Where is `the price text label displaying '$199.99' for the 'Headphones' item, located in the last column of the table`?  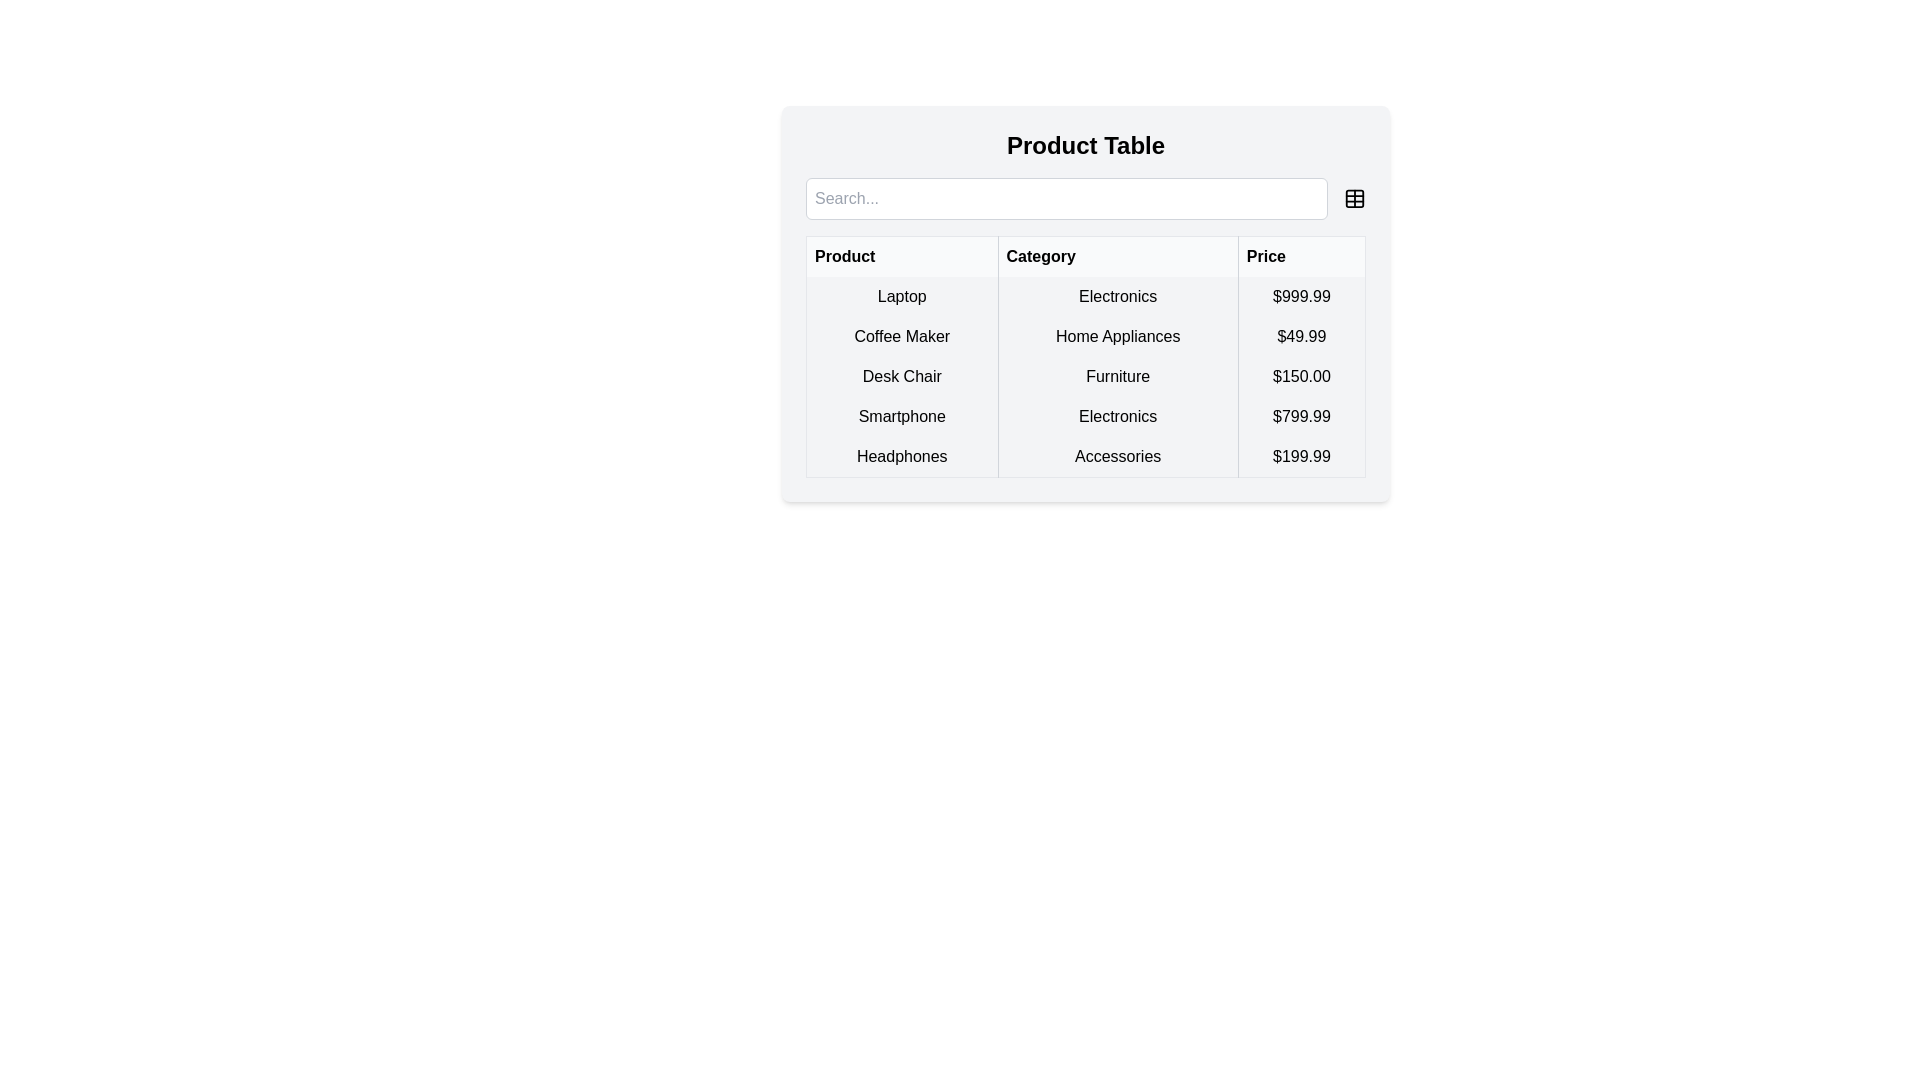 the price text label displaying '$199.99' for the 'Headphones' item, located in the last column of the table is located at coordinates (1301, 457).